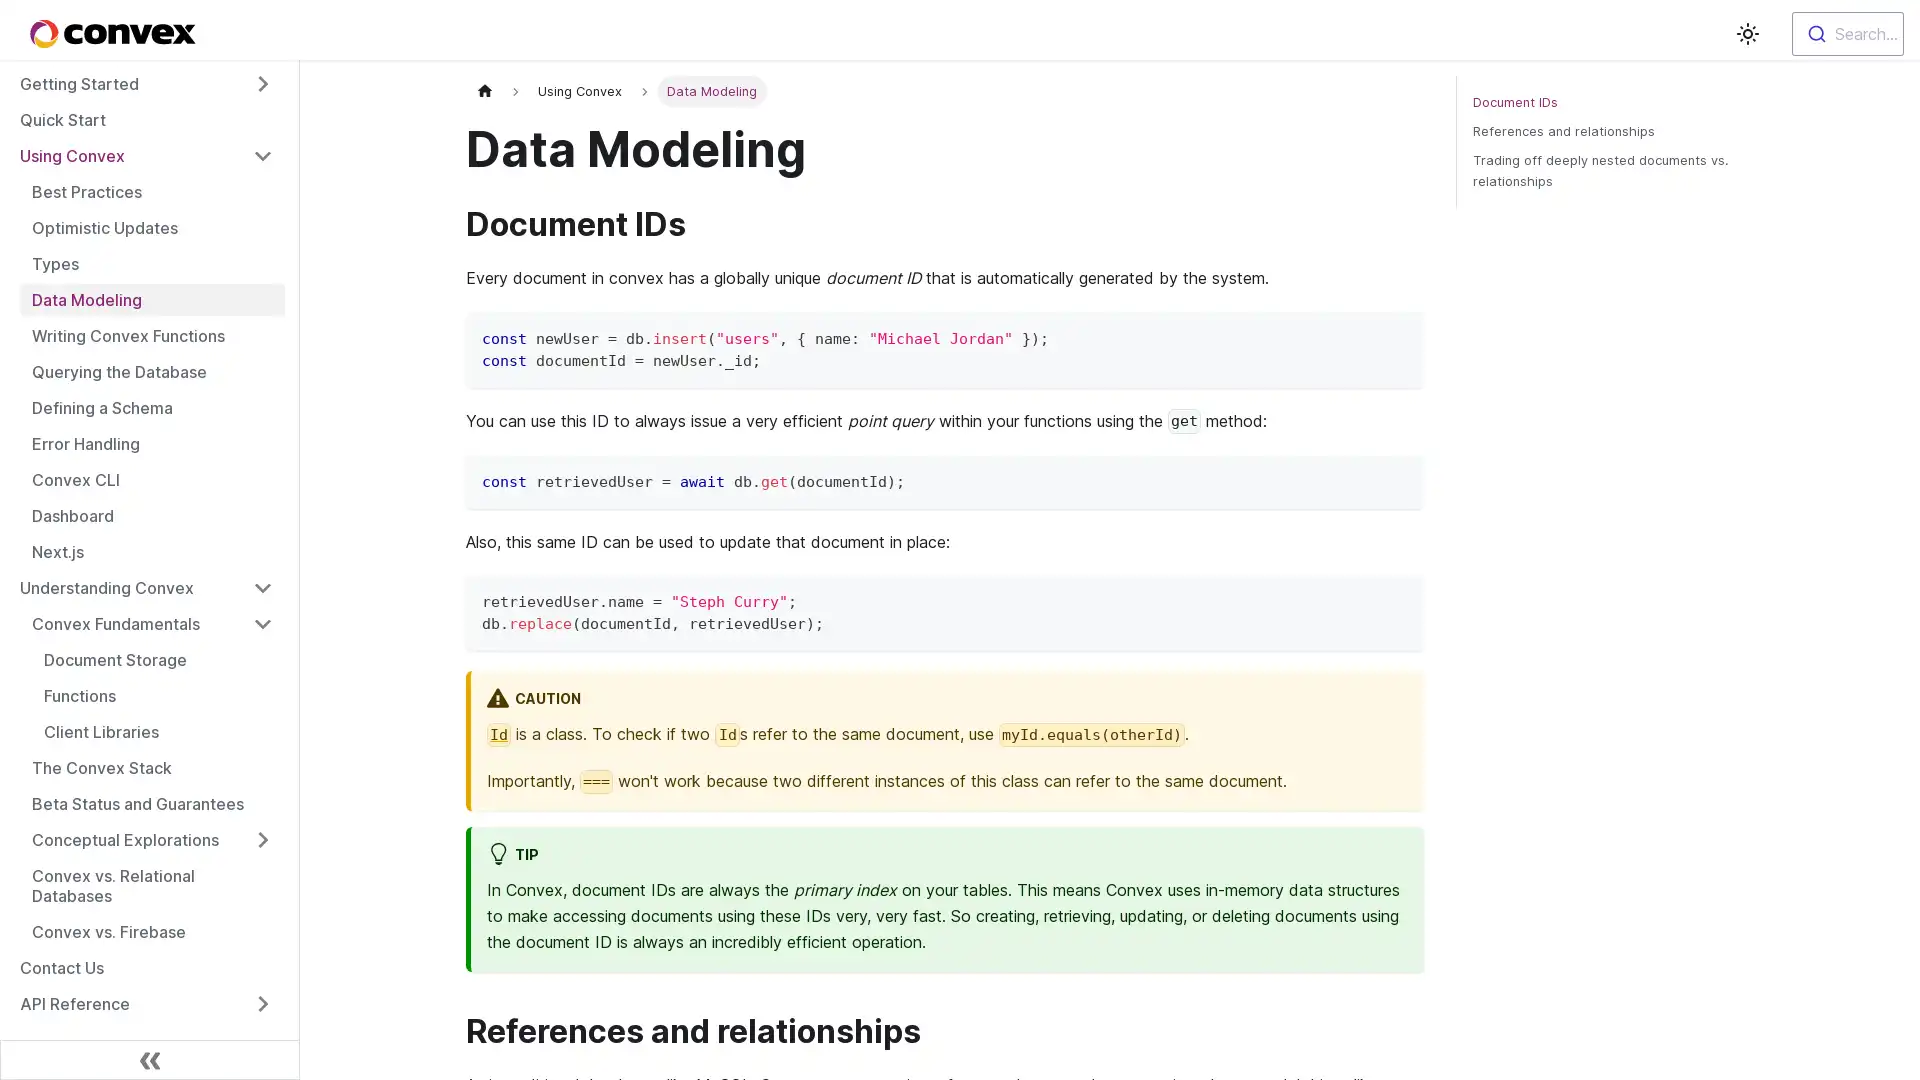  Describe the element at coordinates (1746, 34) in the screenshot. I see `Switch between dark and light mode (currently light mode)` at that location.